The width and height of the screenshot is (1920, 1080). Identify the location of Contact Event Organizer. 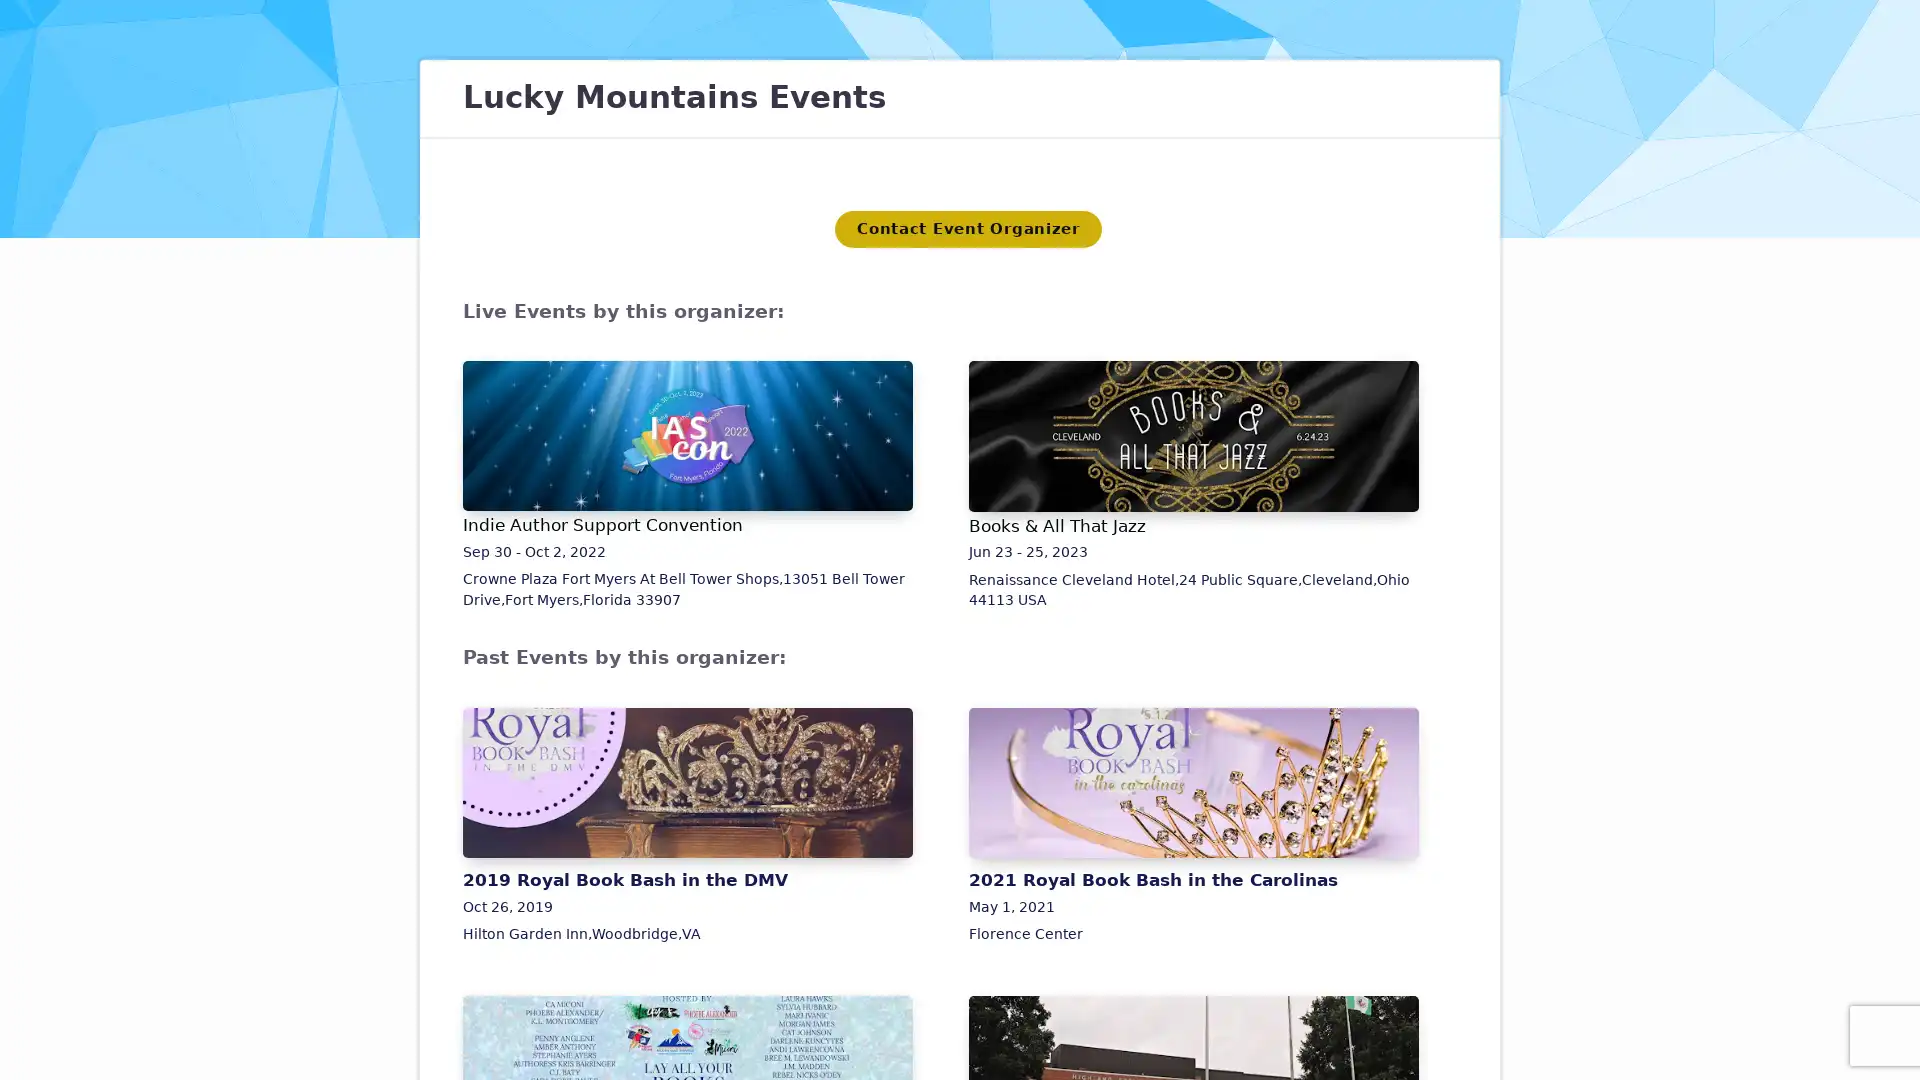
(968, 227).